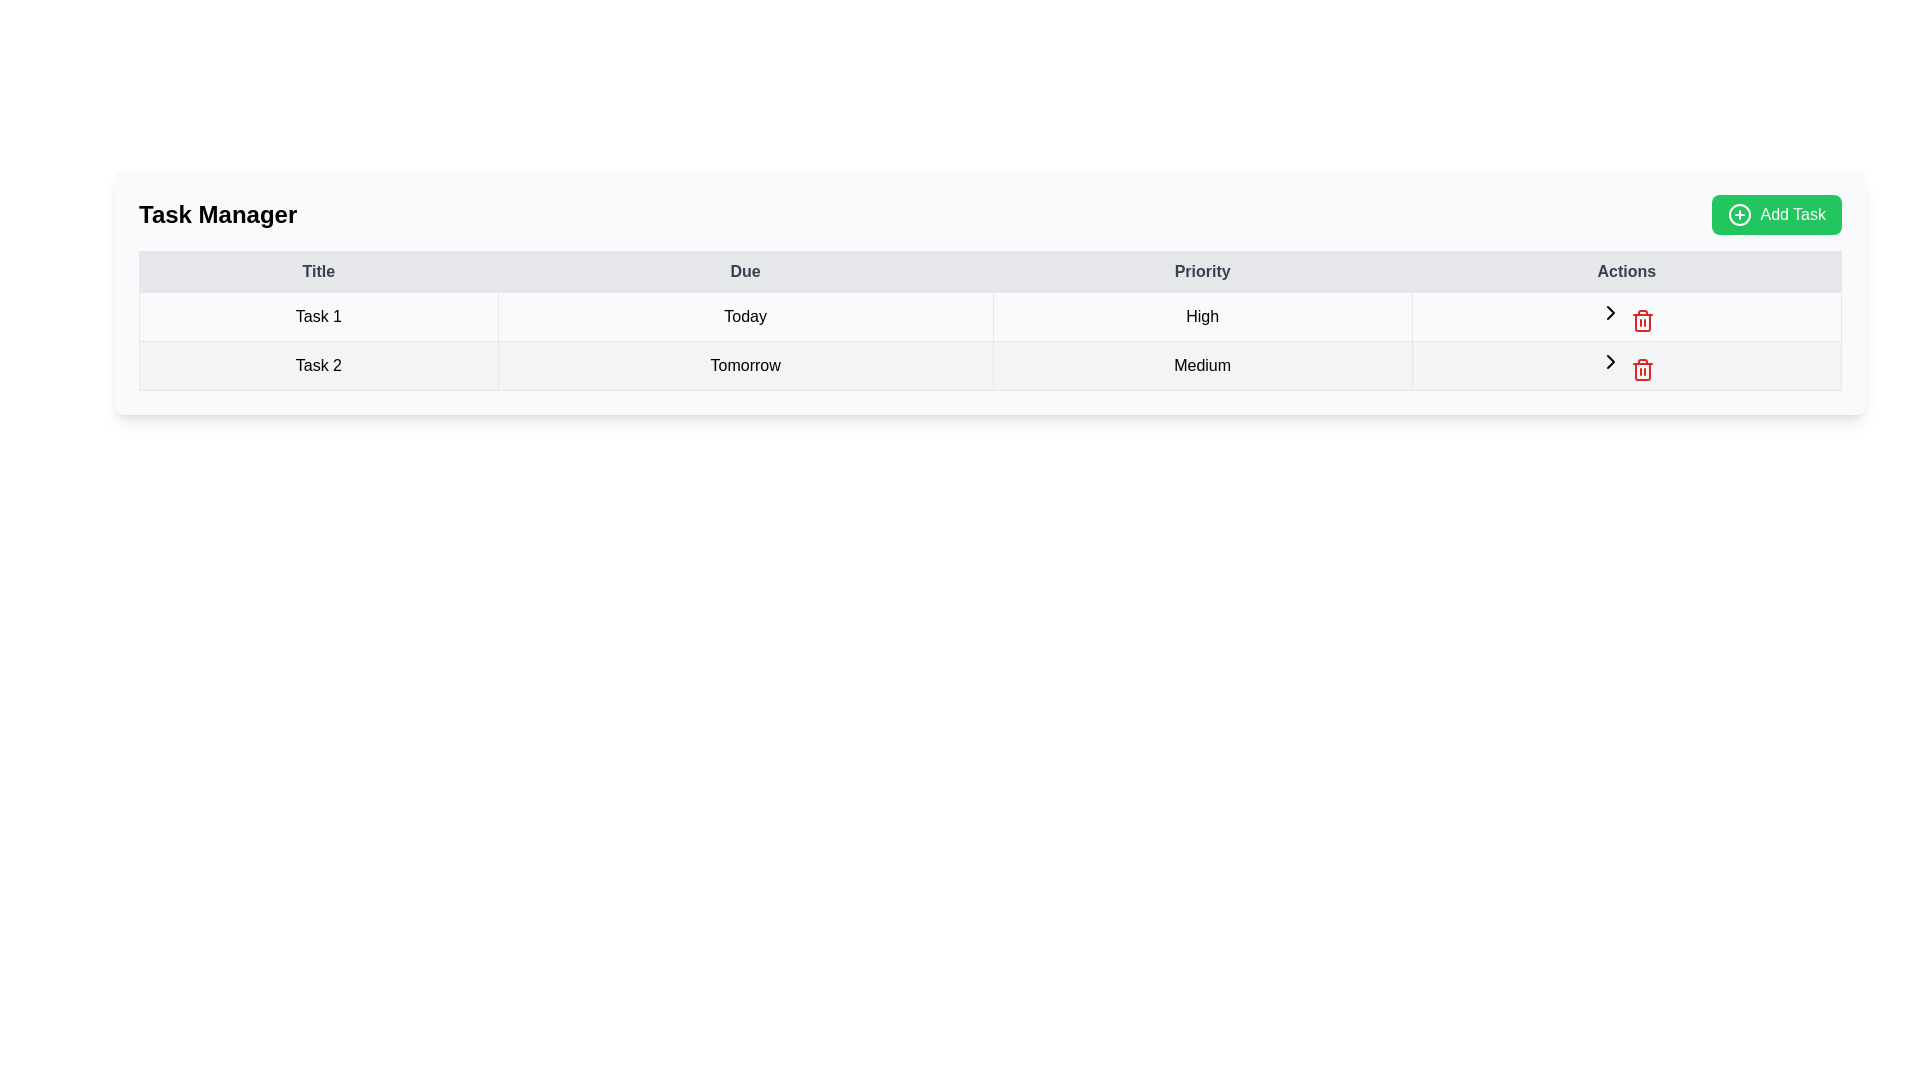  What do you see at coordinates (218, 215) in the screenshot?
I see `the 'Task Manager' text label, which is a bold, large font label located in the upper-left section of the interface` at bounding box center [218, 215].